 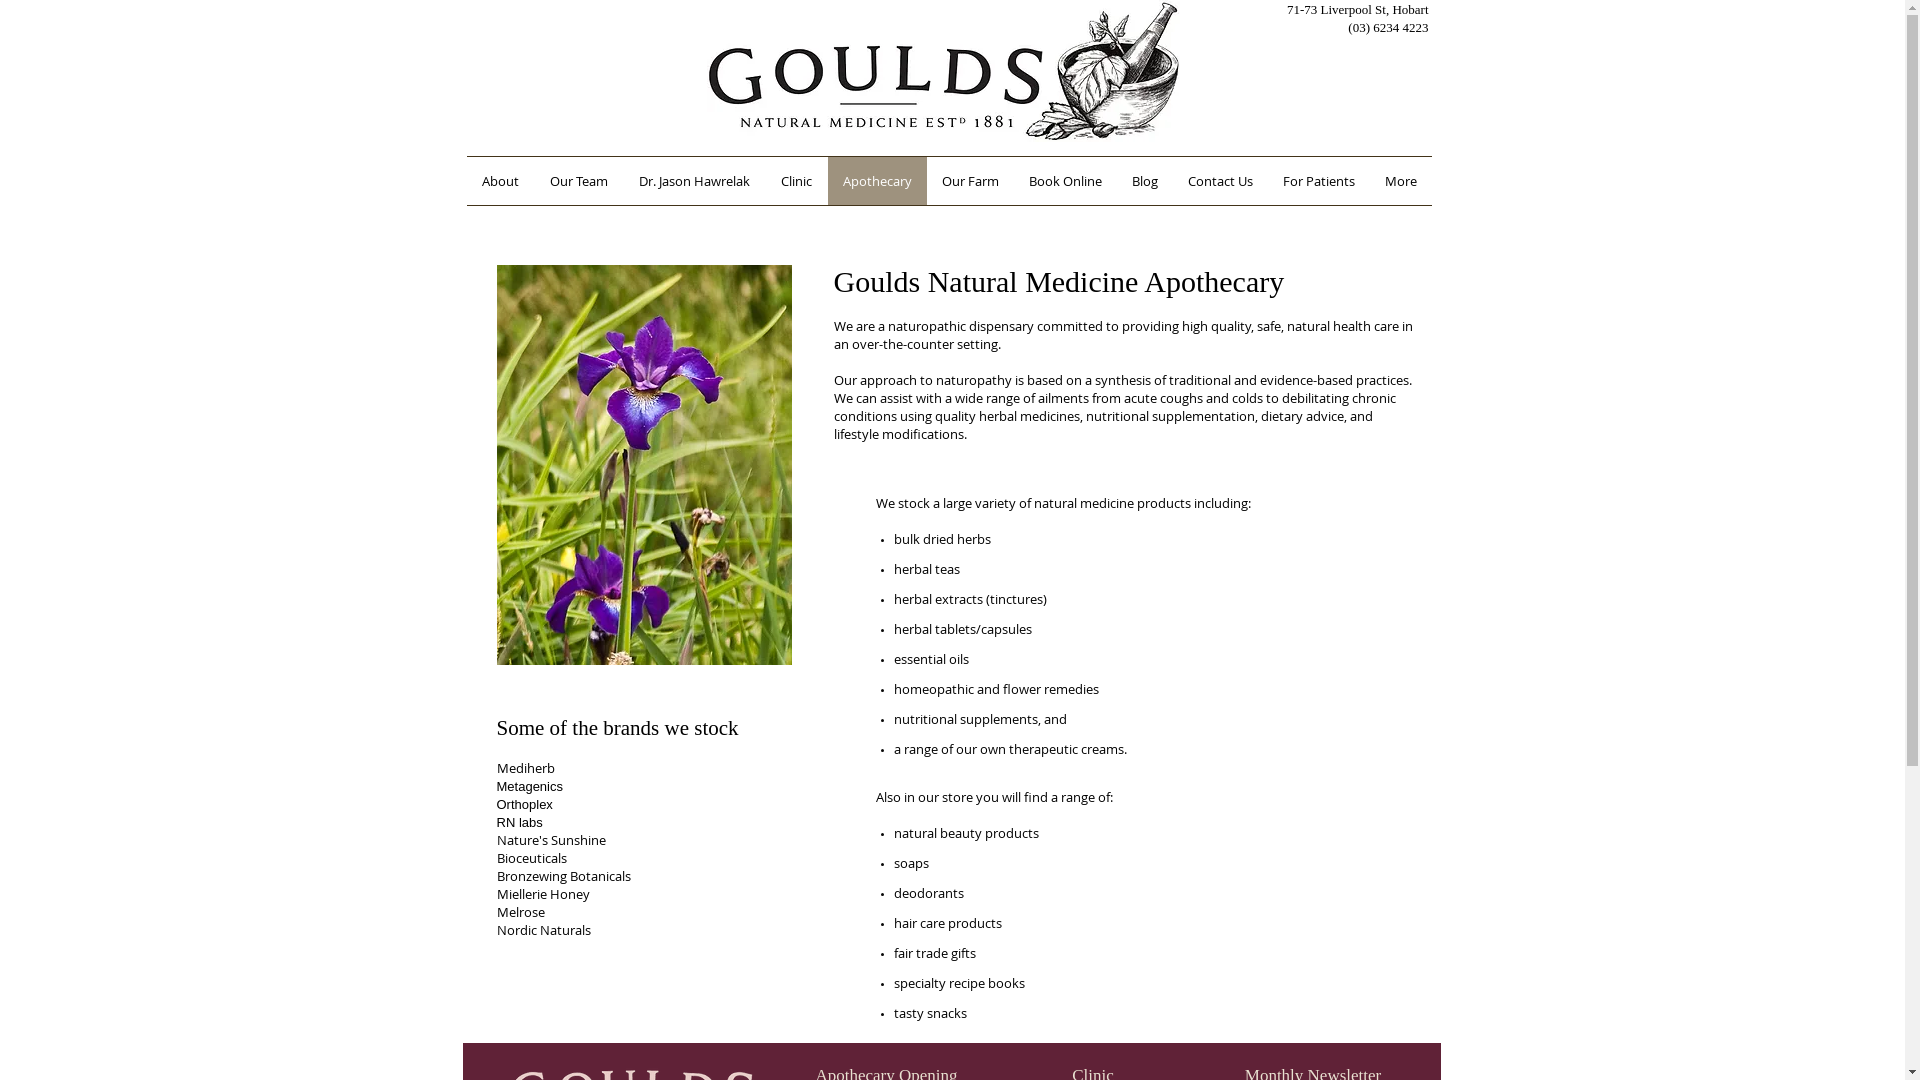 What do you see at coordinates (533, 181) in the screenshot?
I see `'Our Team'` at bounding box center [533, 181].